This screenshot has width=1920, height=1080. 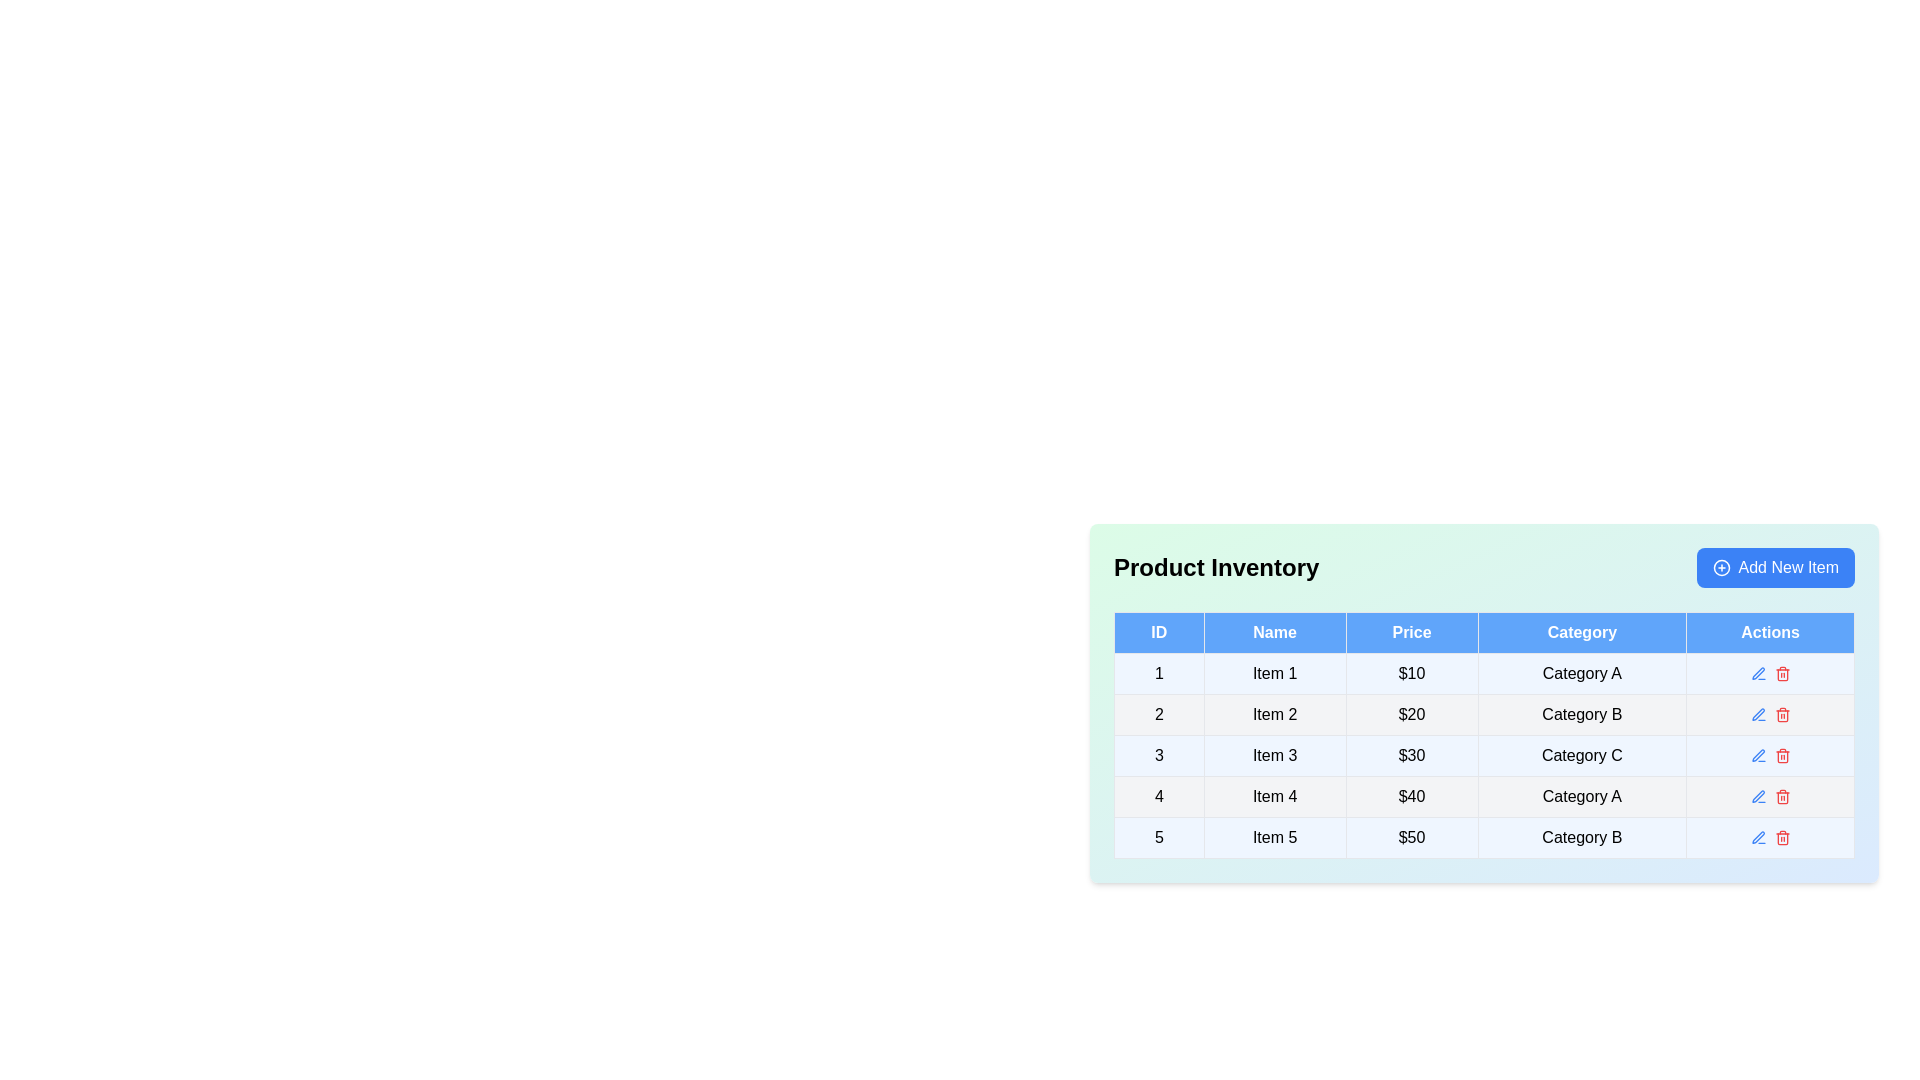 I want to click on text content of the second row's 'Name' cell in the 'Product Inventory' table, which represents the name of the second product, so click(x=1274, y=713).